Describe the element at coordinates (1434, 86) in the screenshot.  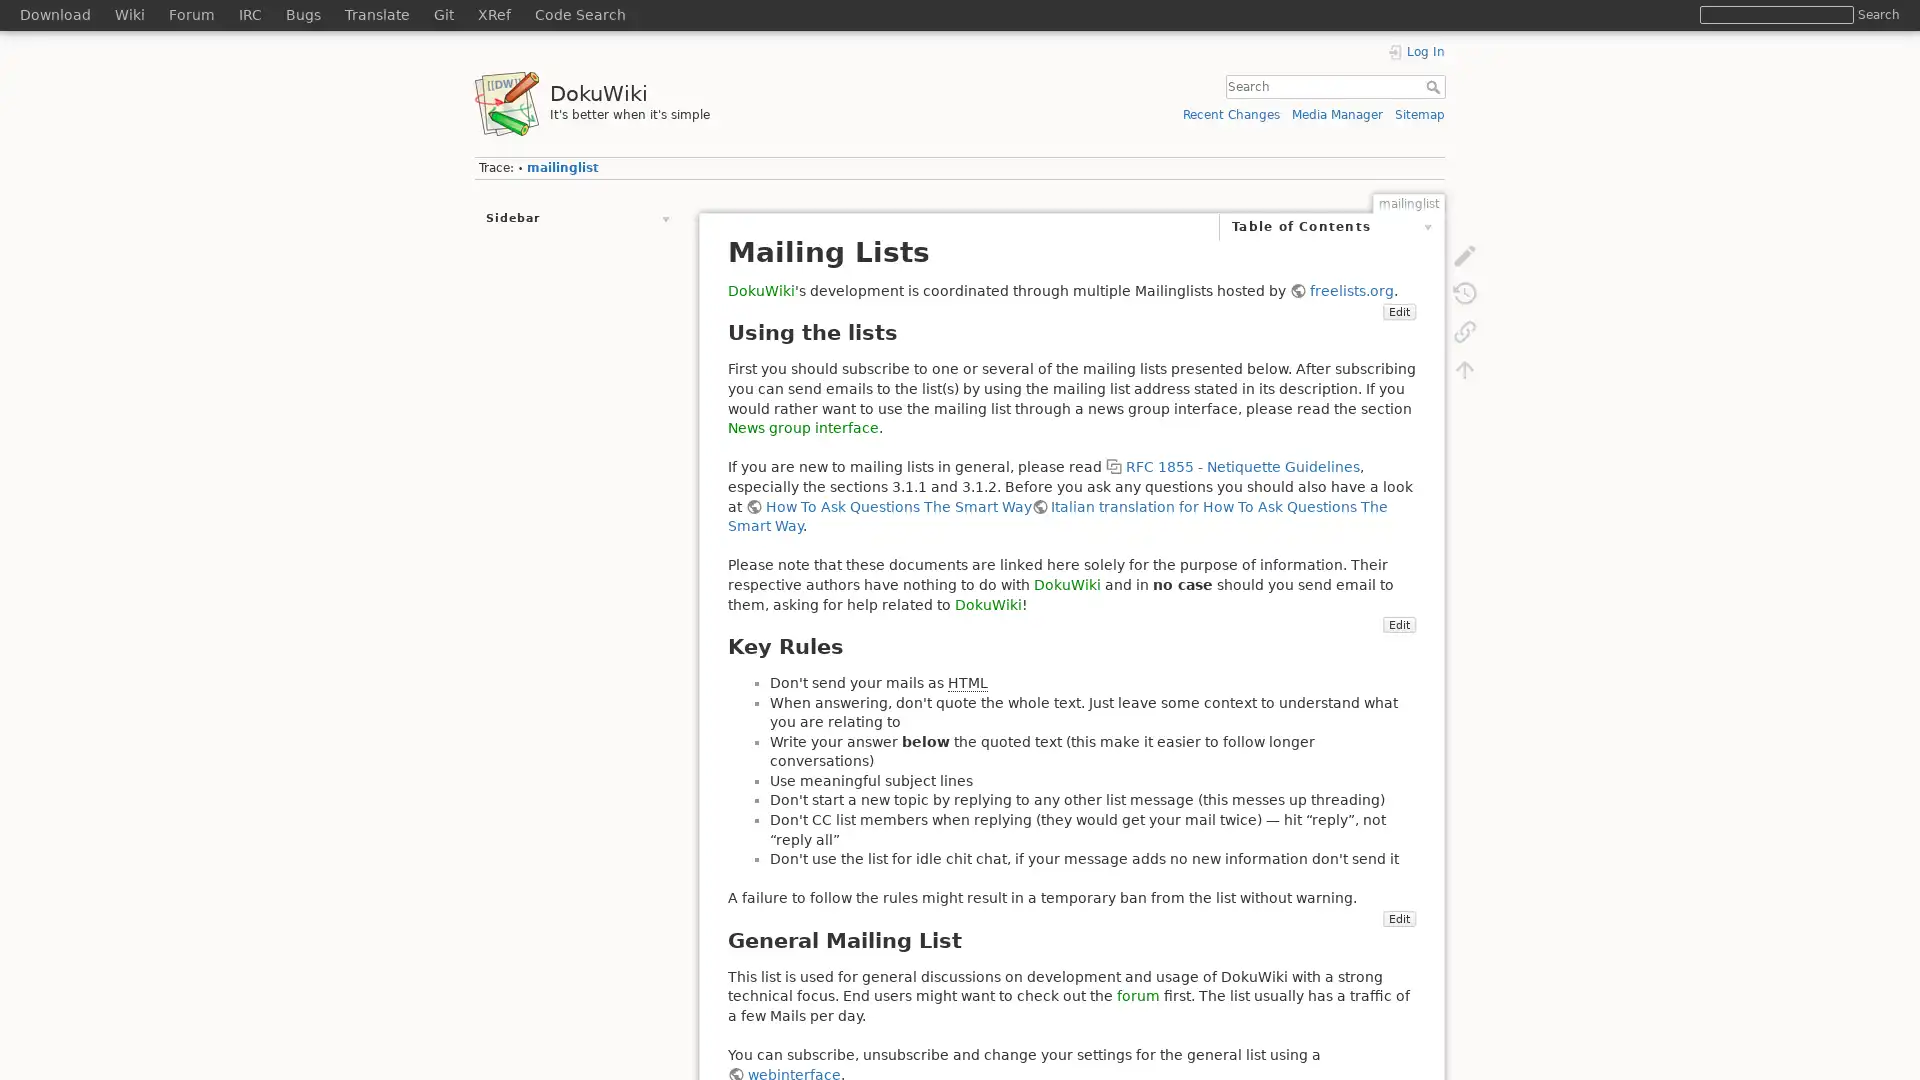
I see `Search` at that location.